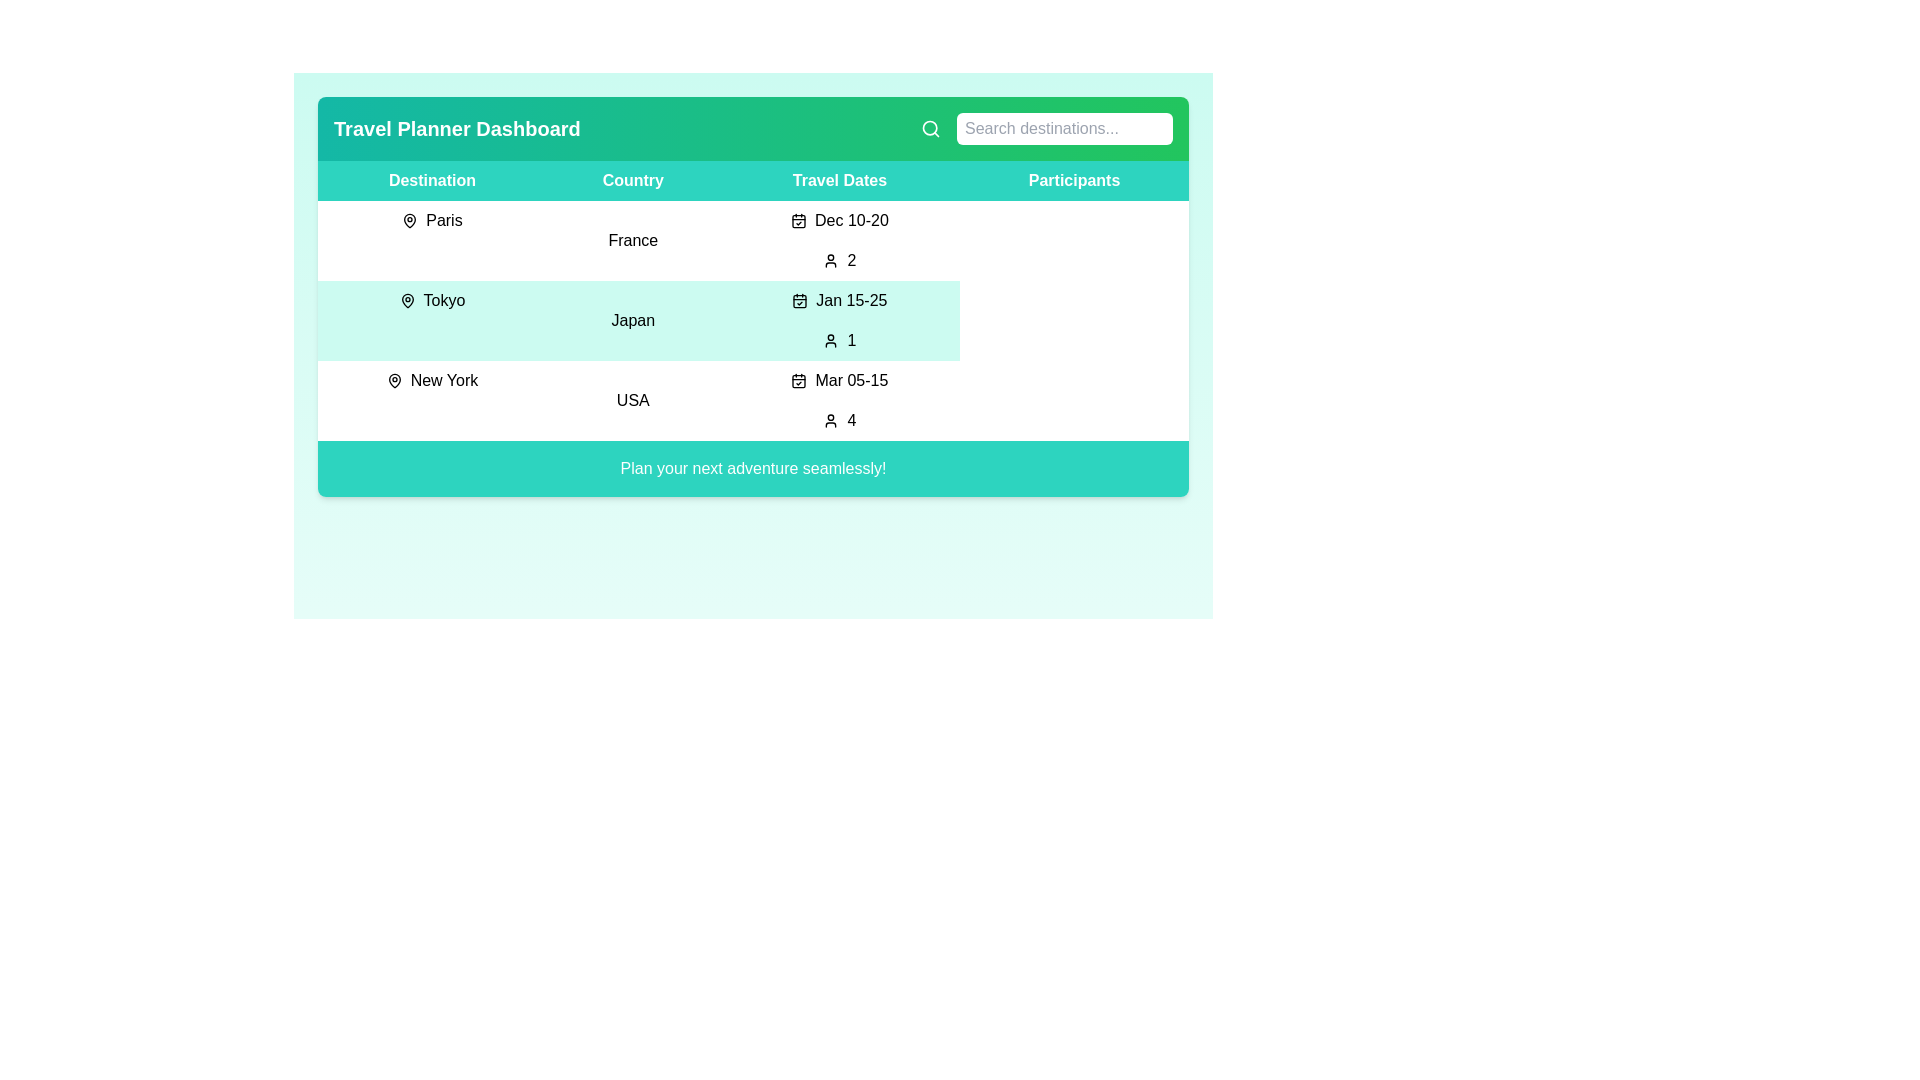 The width and height of the screenshot is (1920, 1080). Describe the element at coordinates (632, 401) in the screenshot. I see `the static Text Display indicating the country for the destination entry 'New York', located in the third row of the table under the 'Country' column` at that location.